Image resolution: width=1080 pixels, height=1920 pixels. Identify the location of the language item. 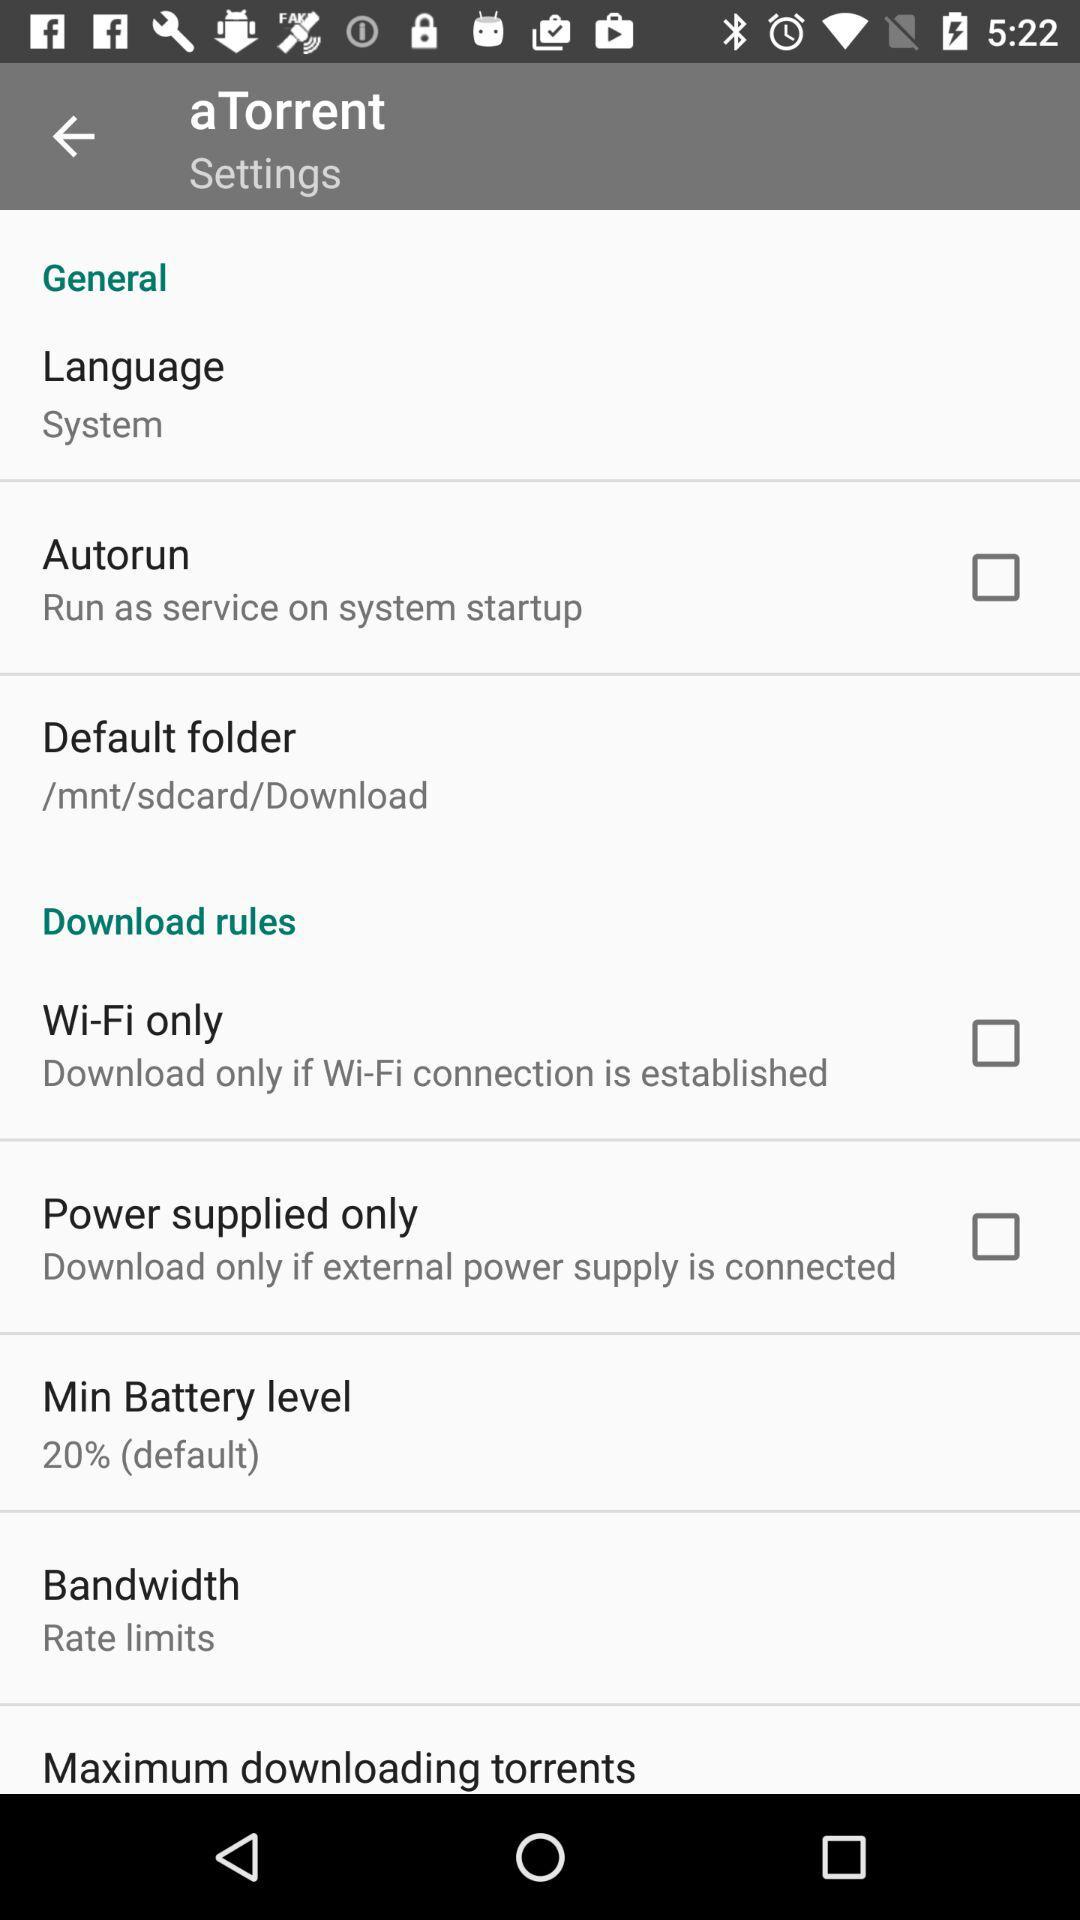
(133, 364).